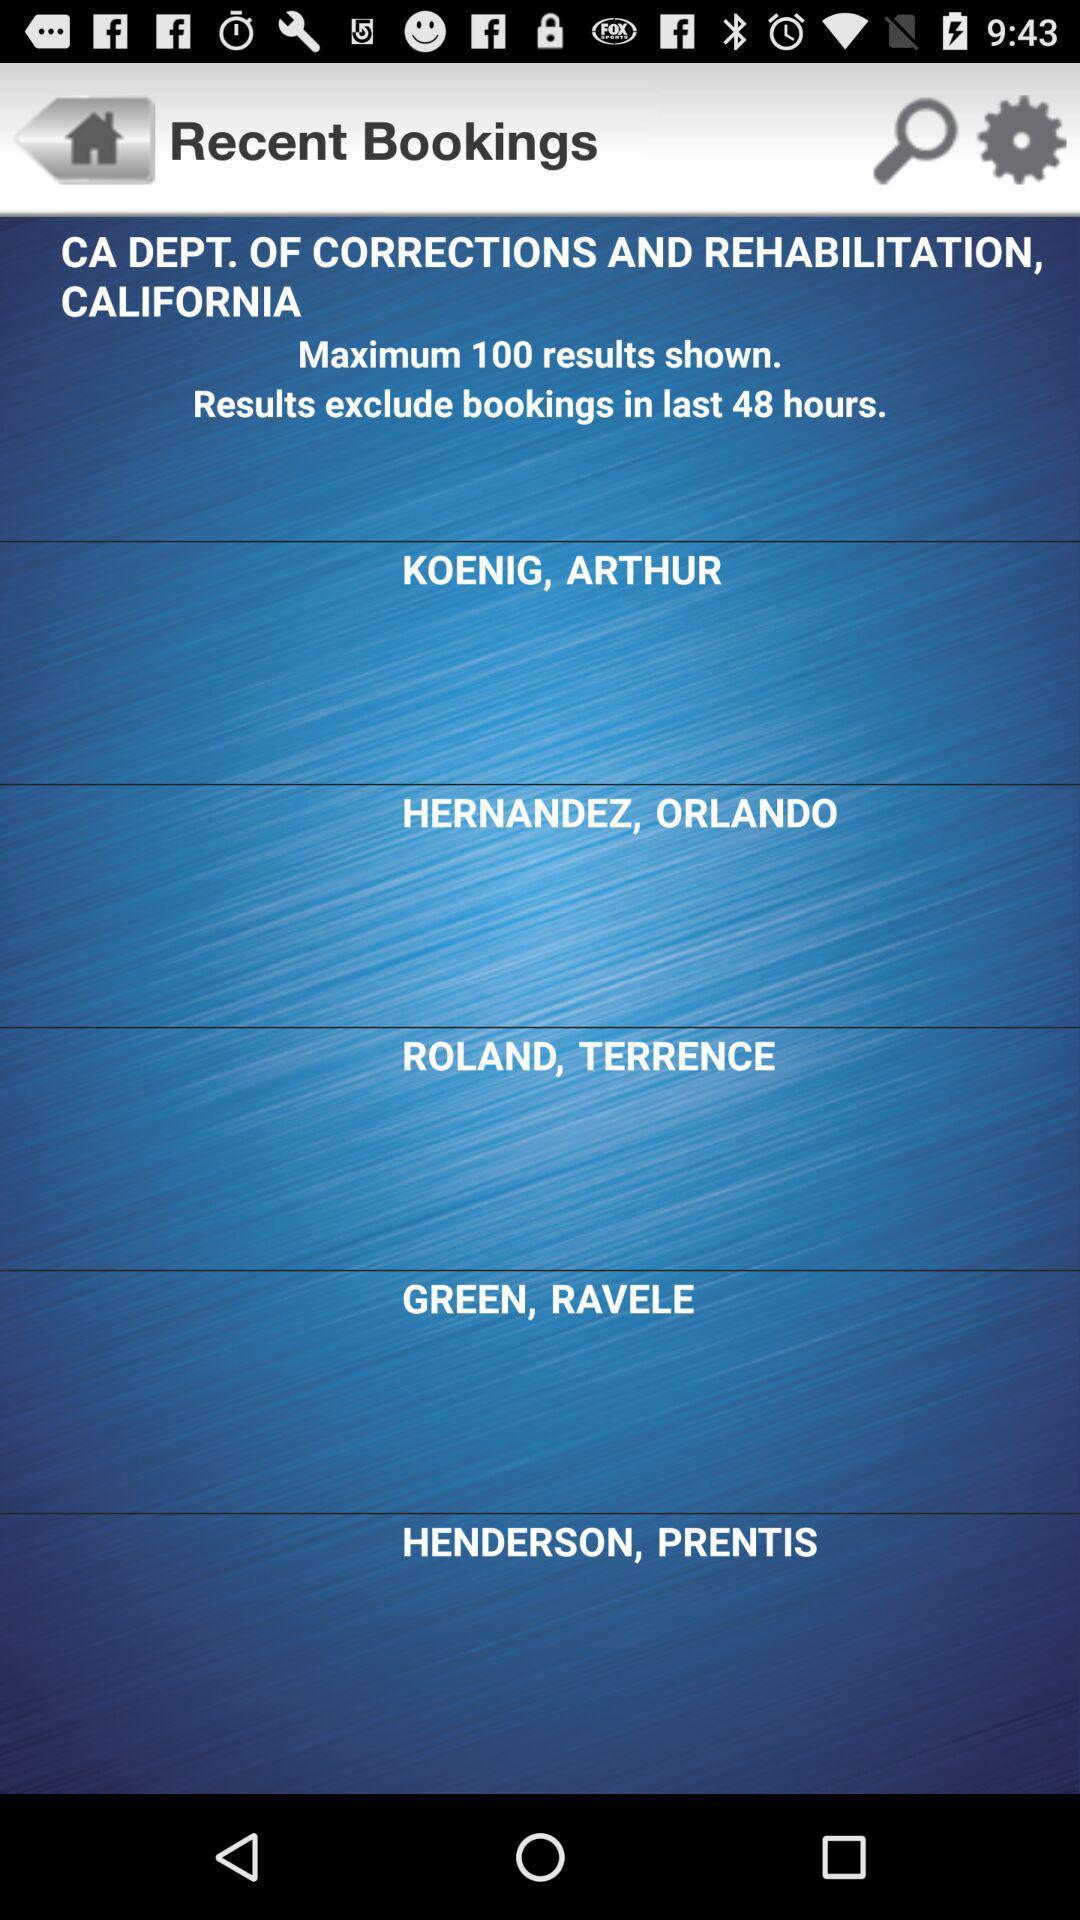 Image resolution: width=1080 pixels, height=1920 pixels. I want to click on the search icon, so click(914, 148).